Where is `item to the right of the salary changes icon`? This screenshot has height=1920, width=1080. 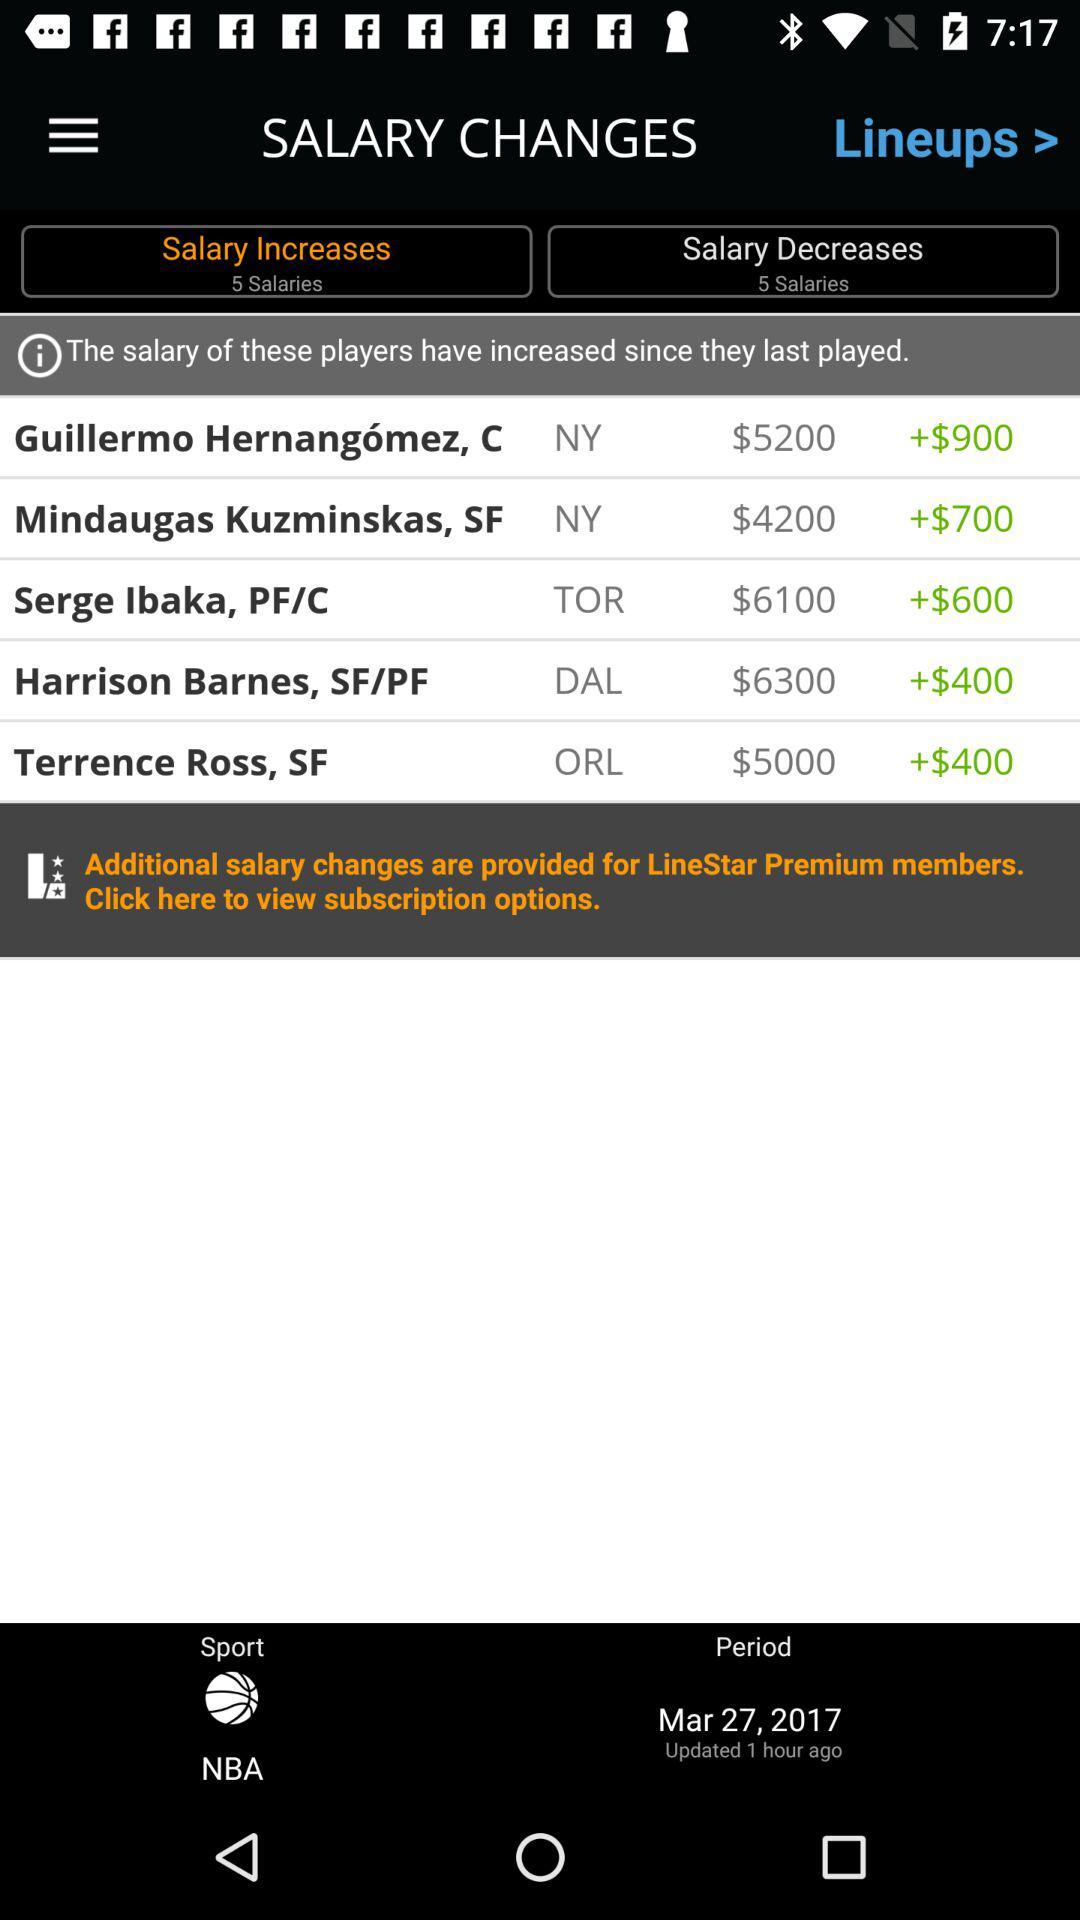 item to the right of the salary changes icon is located at coordinates (945, 135).